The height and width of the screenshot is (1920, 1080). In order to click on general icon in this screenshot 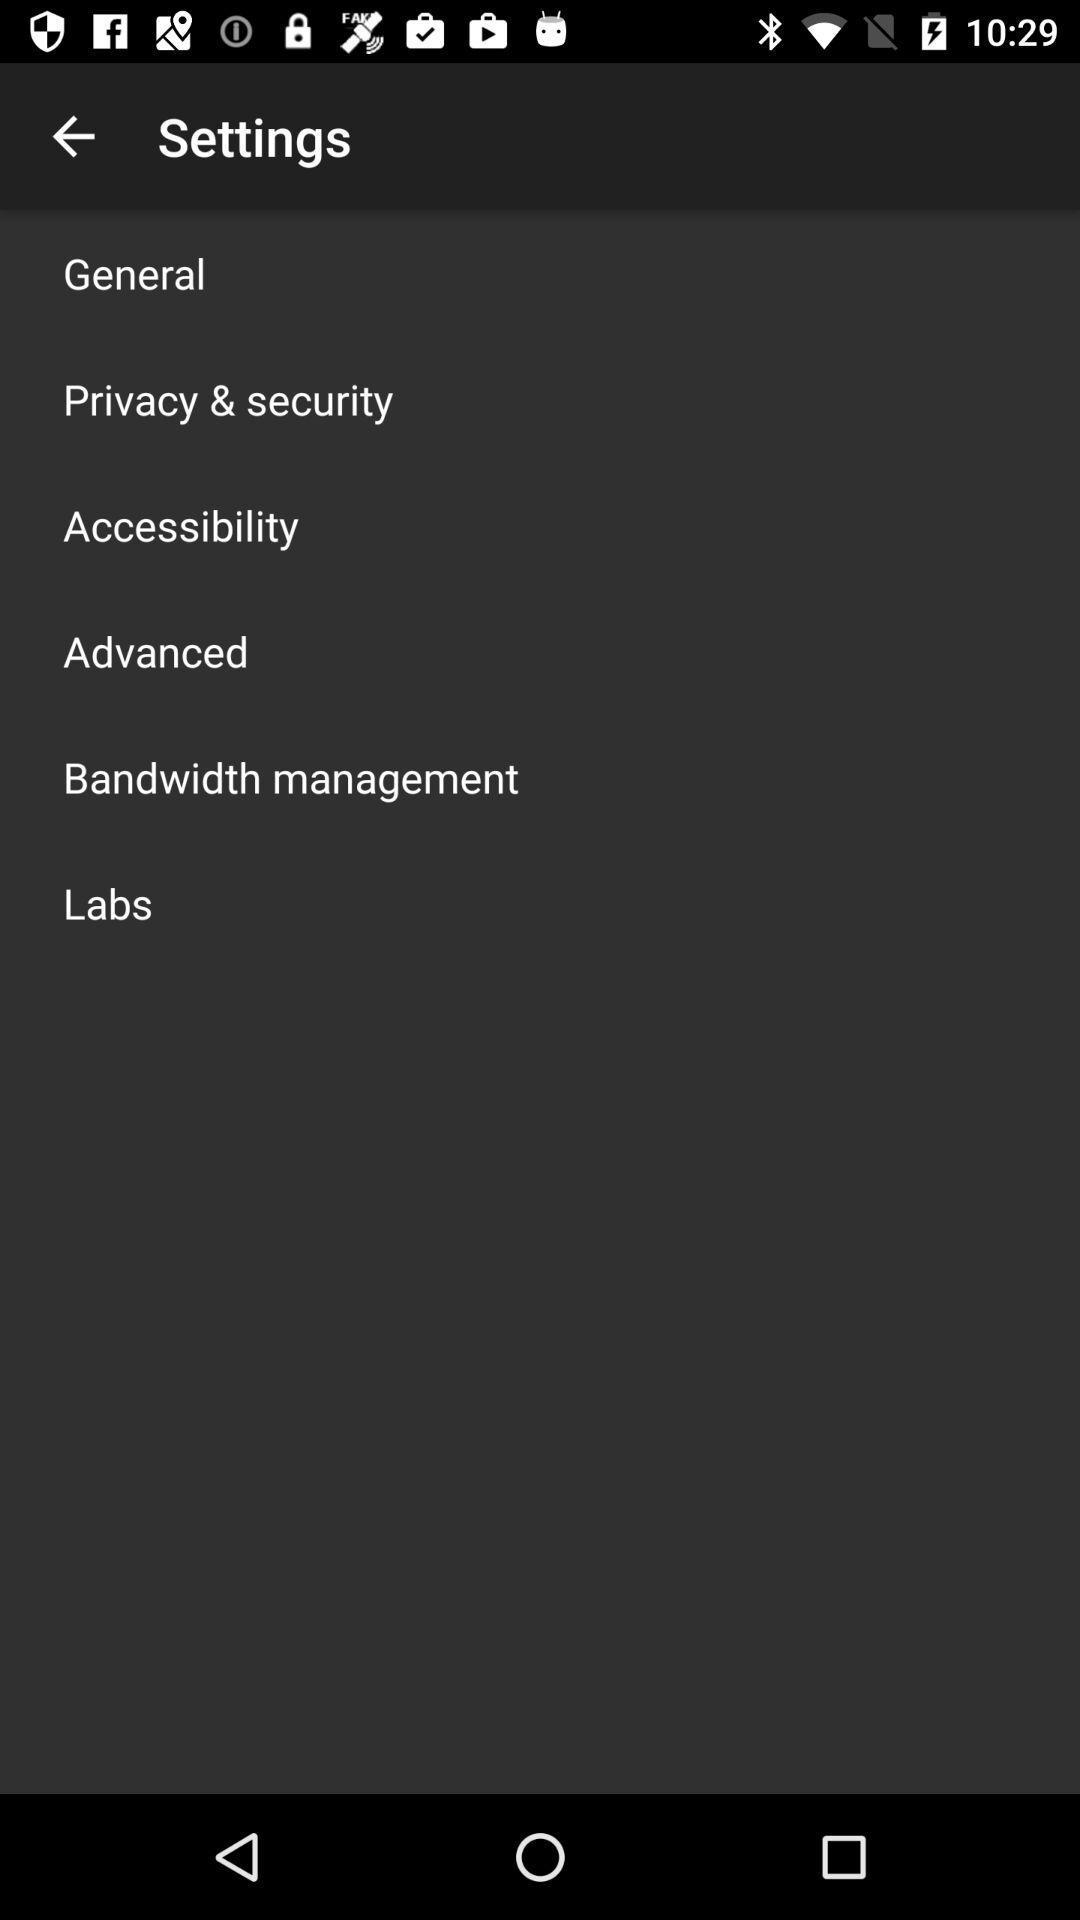, I will do `click(134, 272)`.